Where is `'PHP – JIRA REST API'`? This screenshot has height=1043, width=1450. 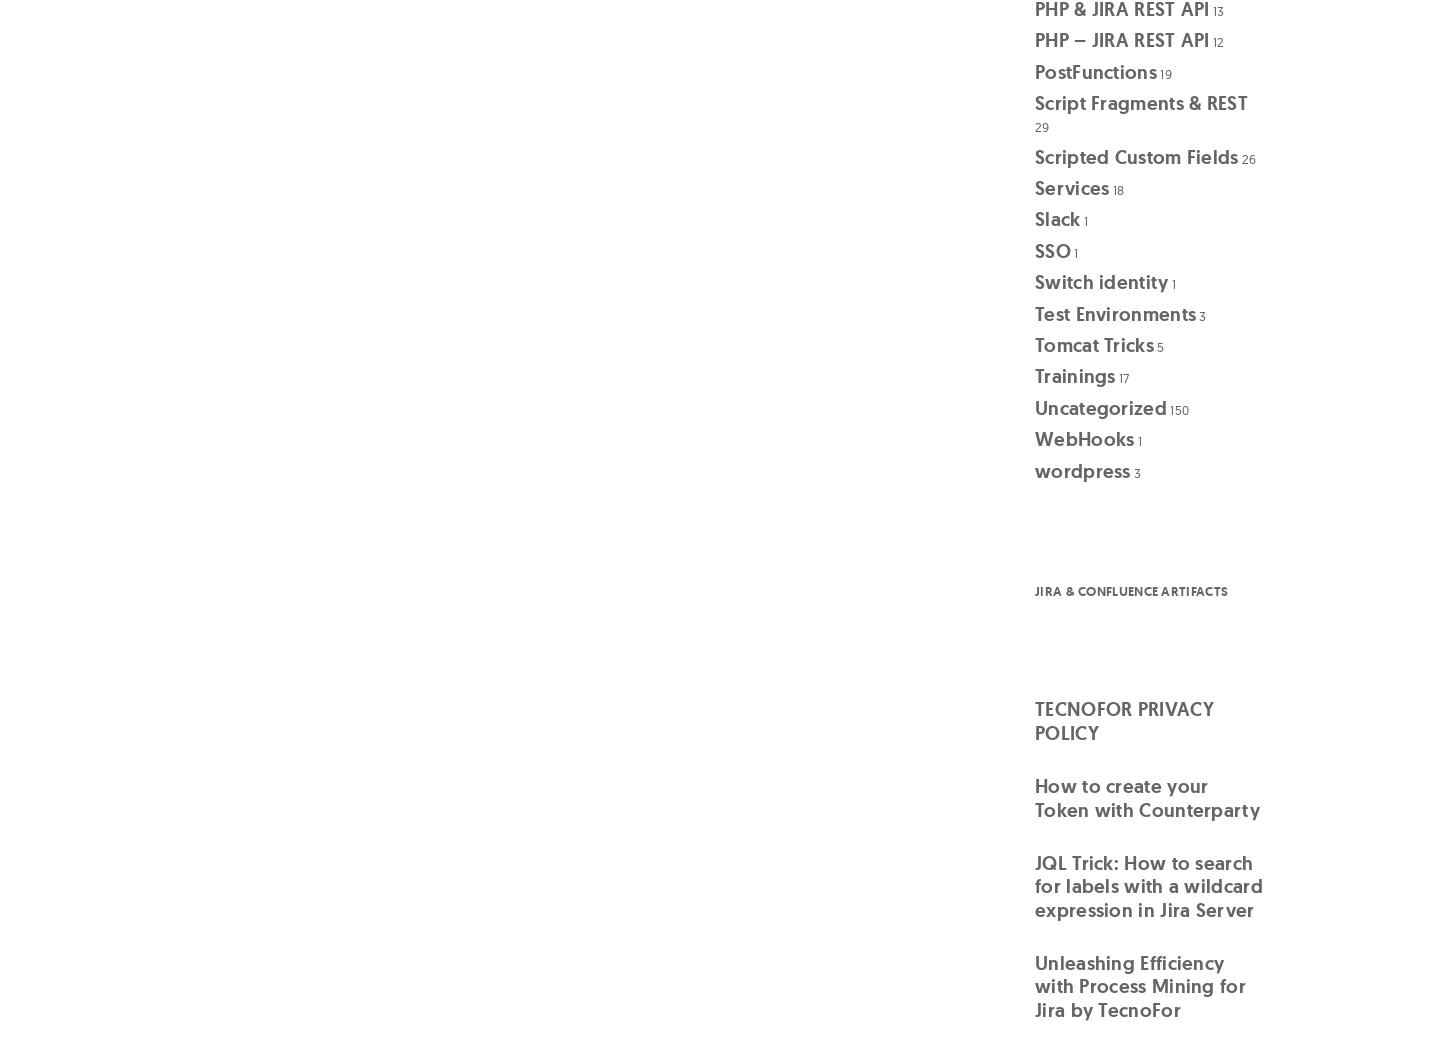 'PHP – JIRA REST API' is located at coordinates (1121, 39).